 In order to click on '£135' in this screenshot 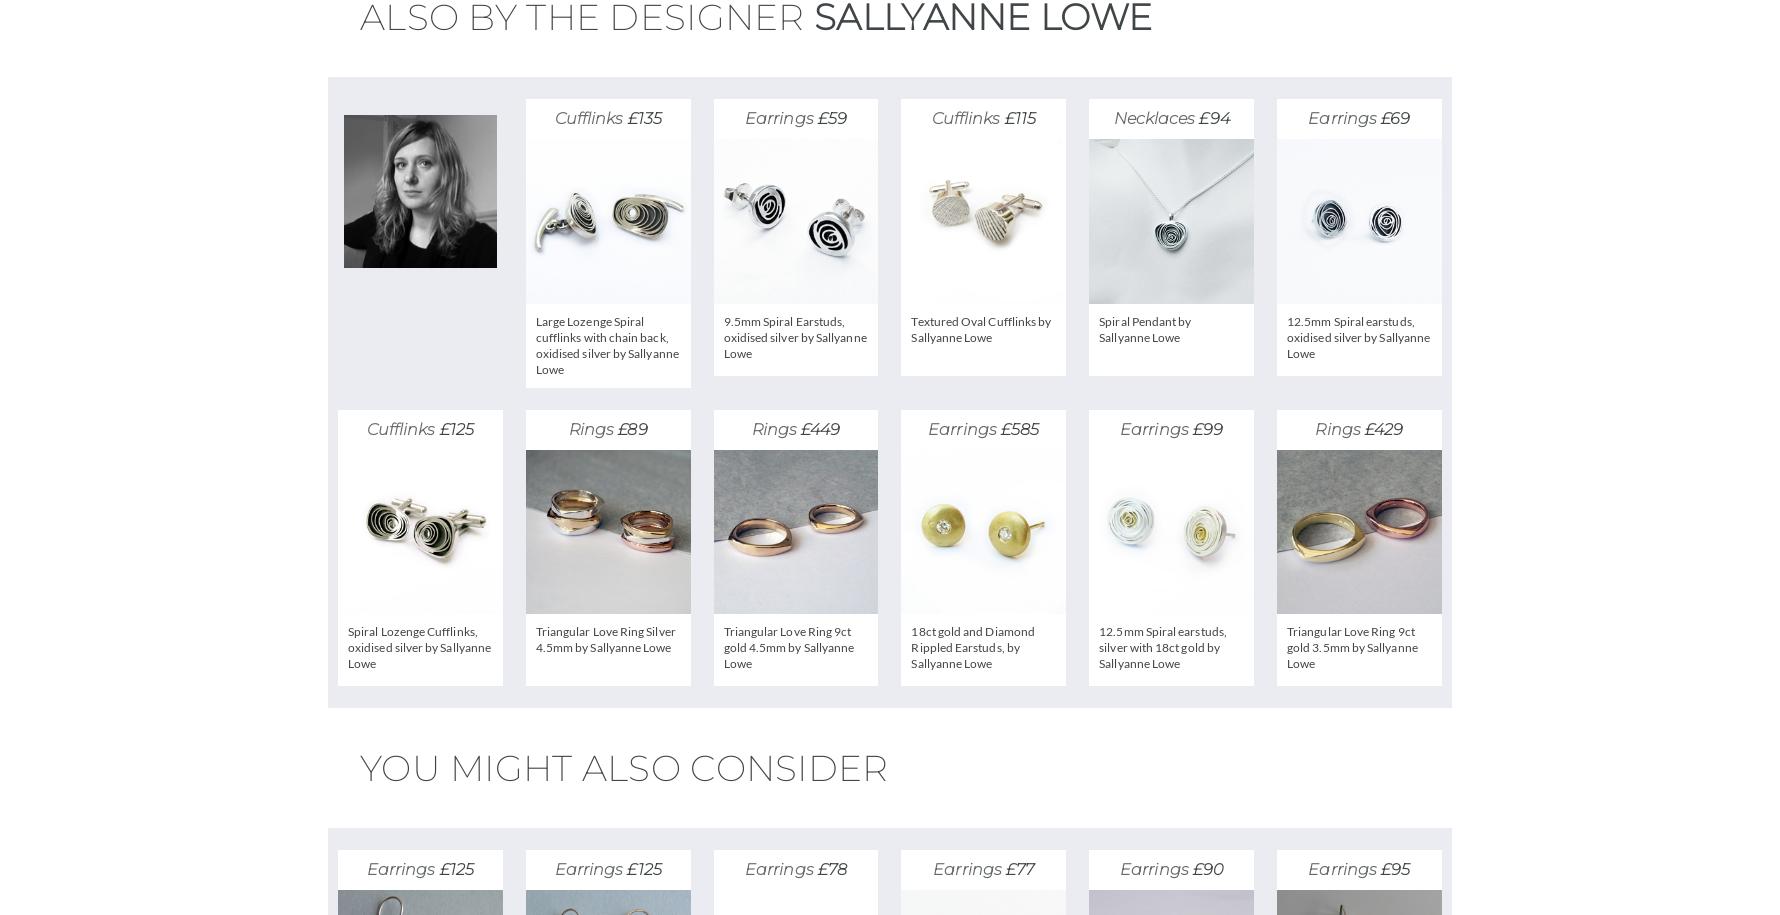, I will do `click(626, 117)`.